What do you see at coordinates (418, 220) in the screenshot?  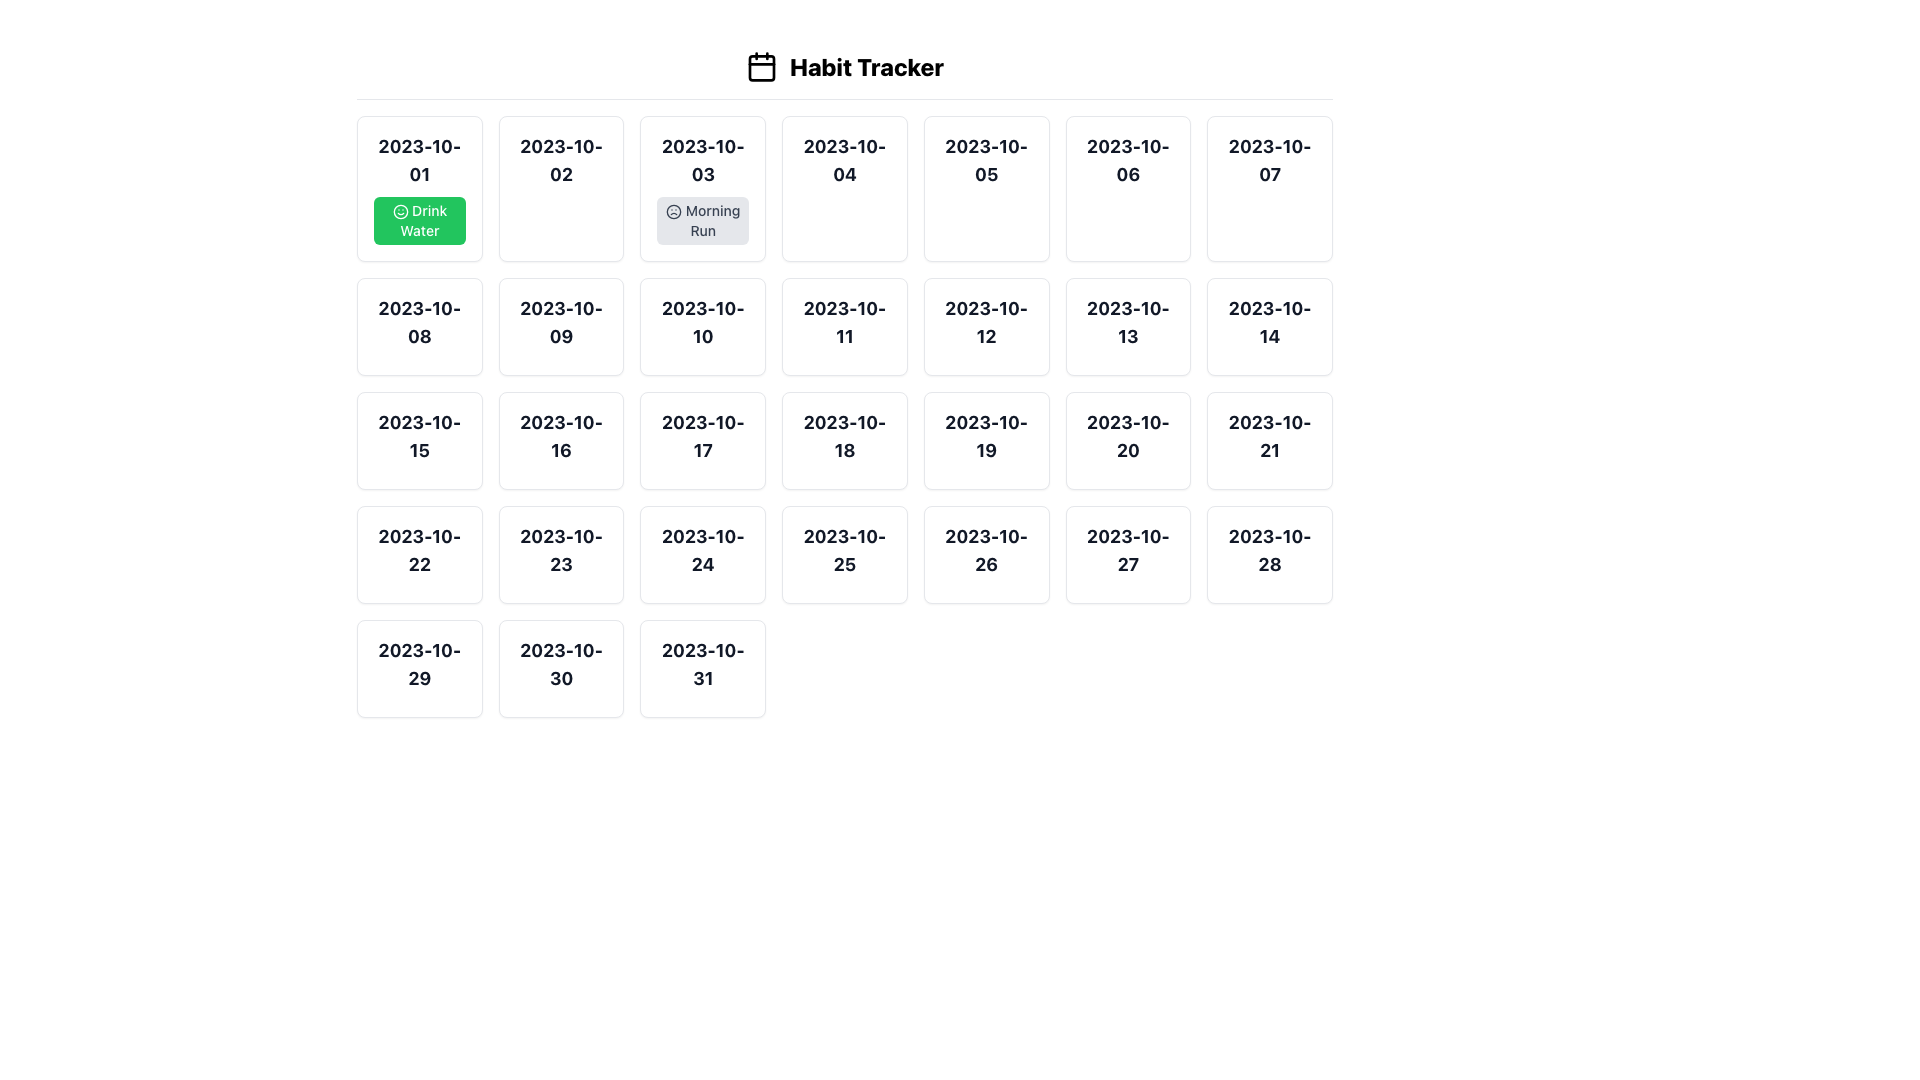 I see `the 'Drink Water' button with a green background and white text to mark the habit as completed` at bounding box center [418, 220].